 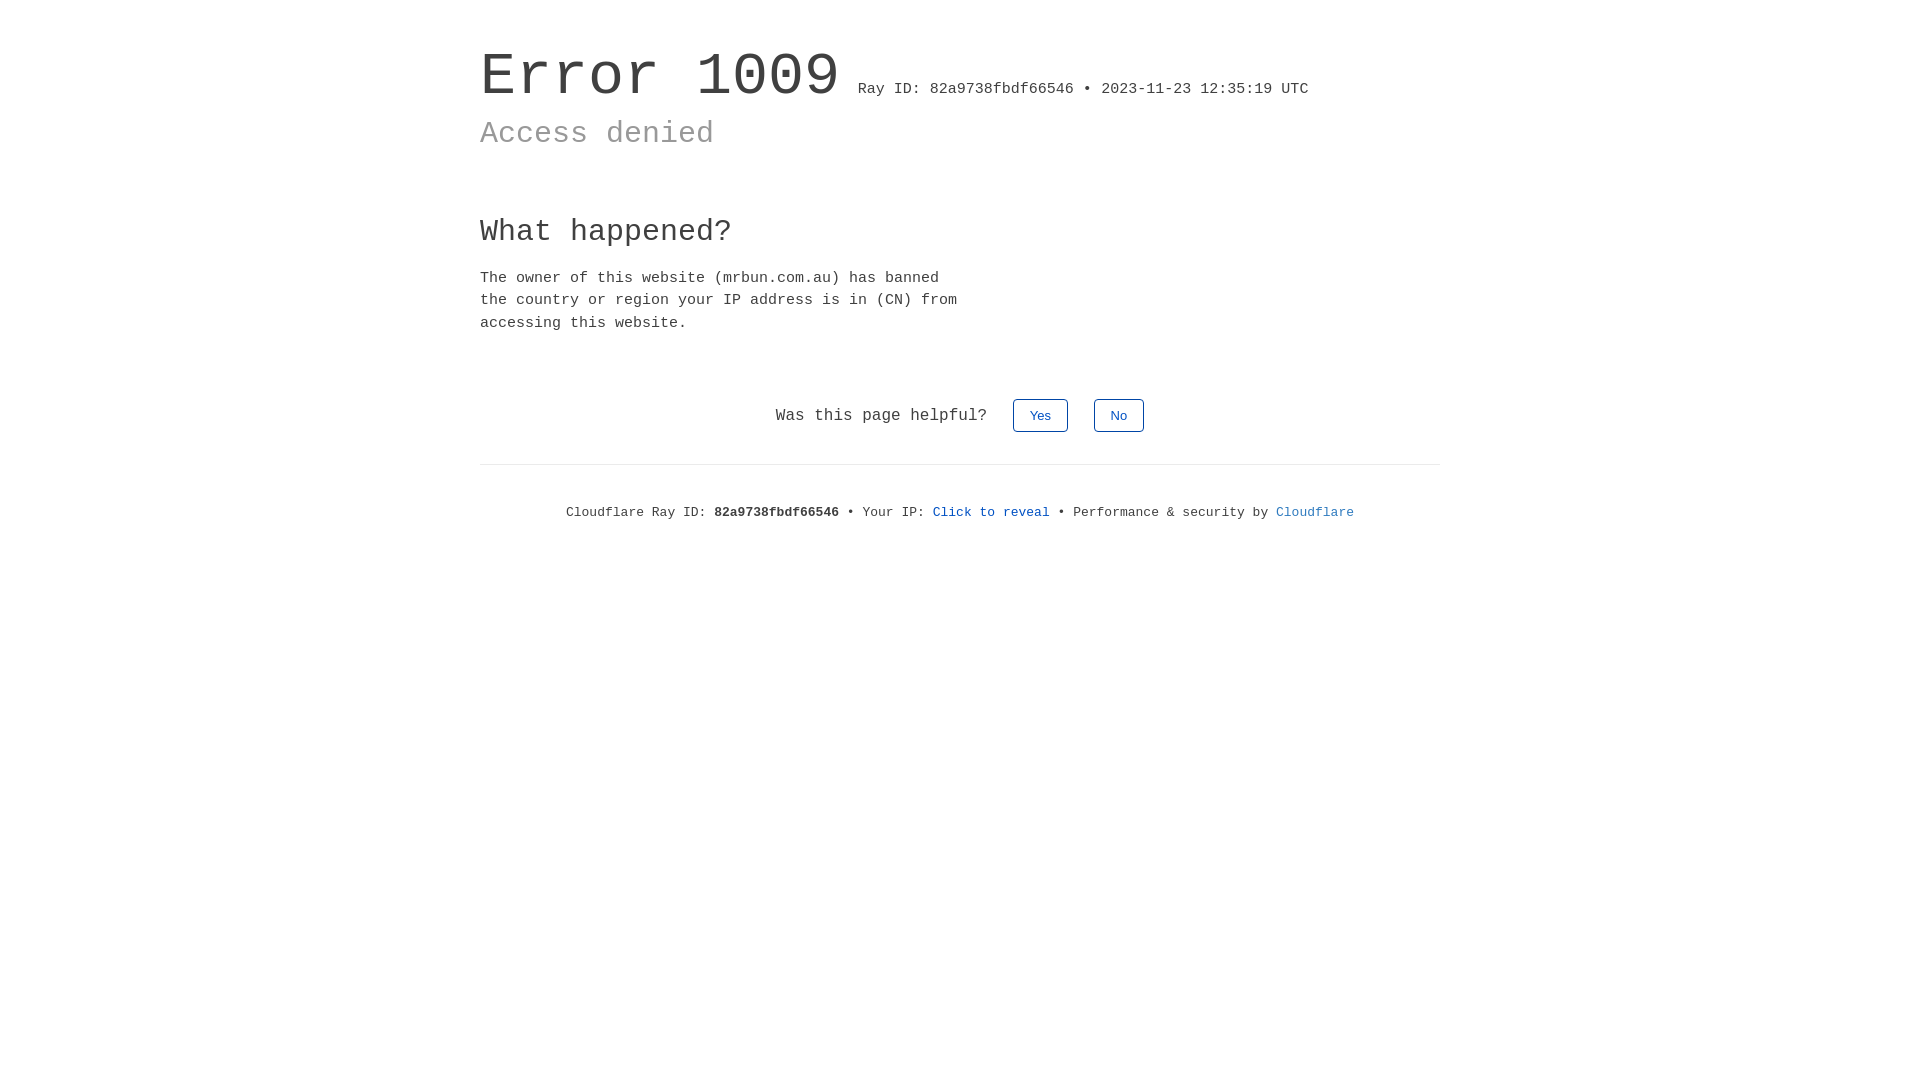 What do you see at coordinates (1315, 511) in the screenshot?
I see `'Cloudflare'` at bounding box center [1315, 511].